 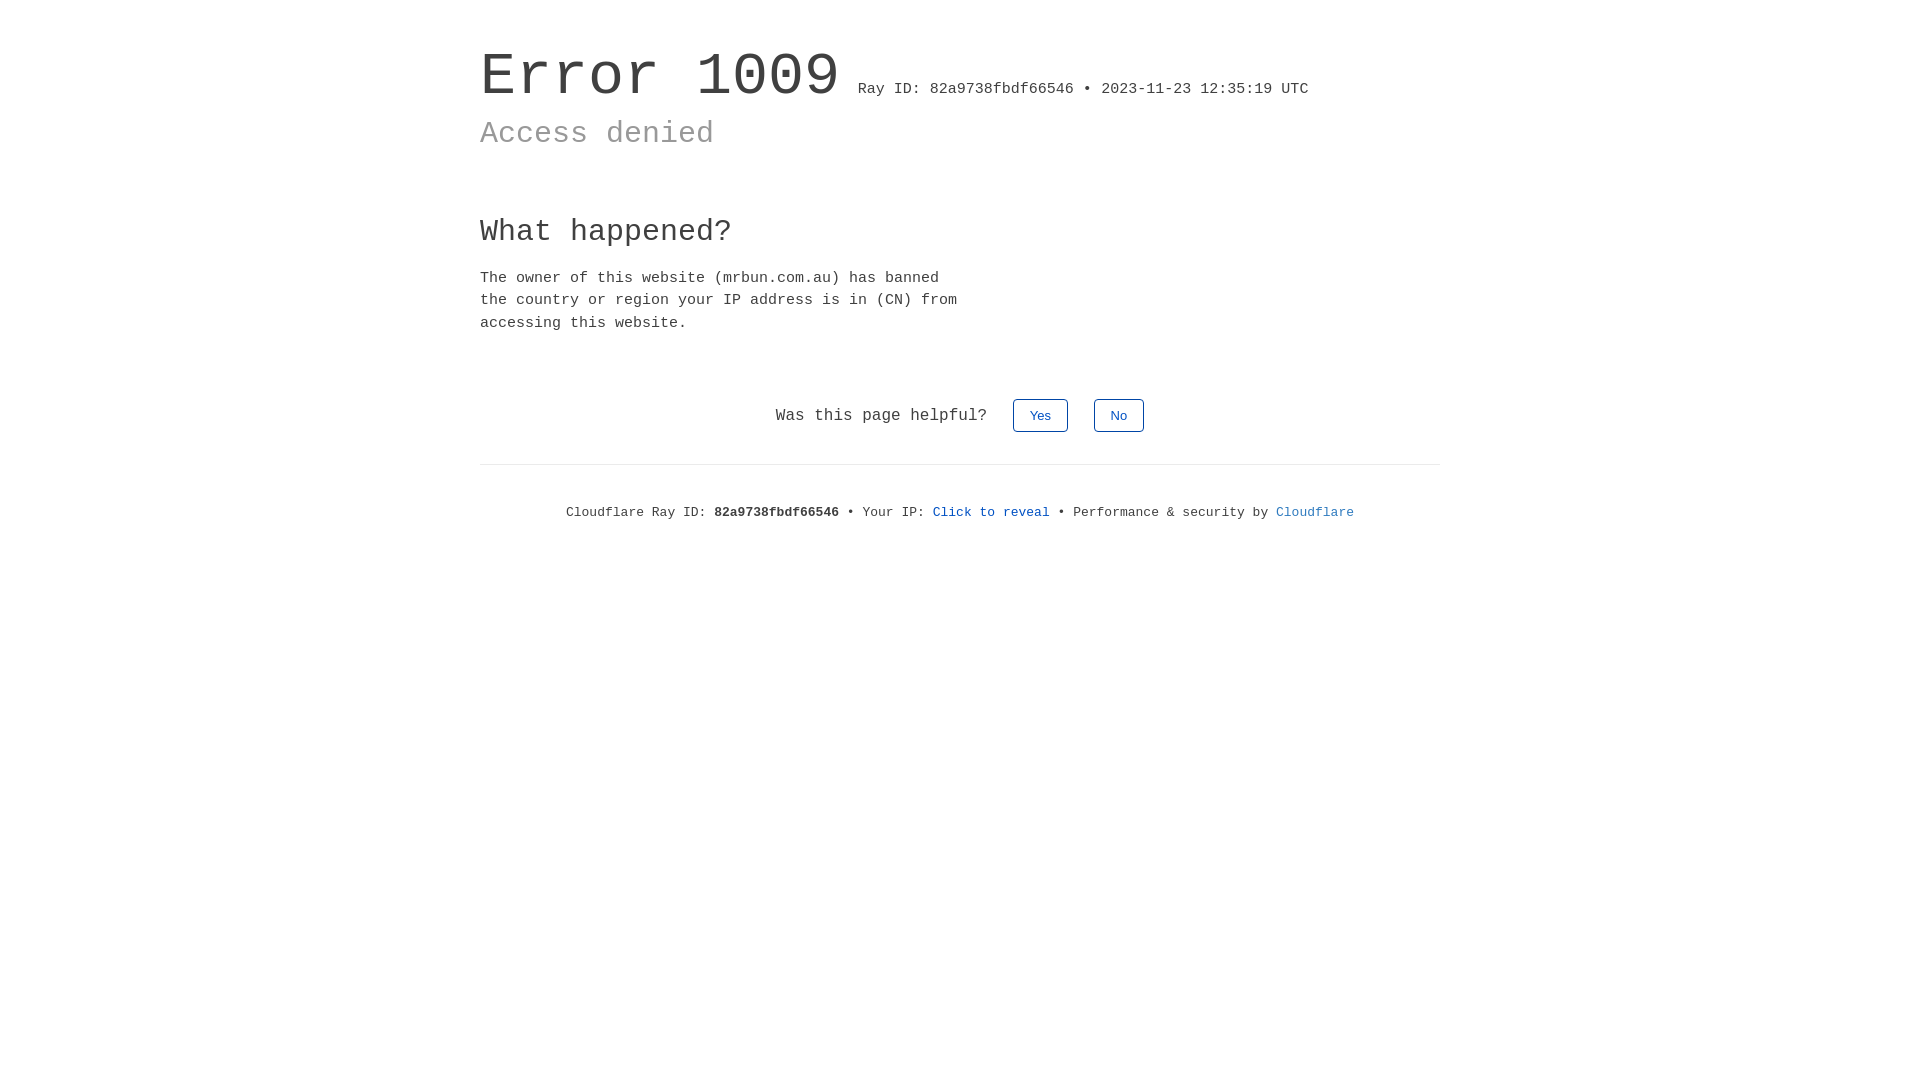 What do you see at coordinates (1315, 511) in the screenshot?
I see `'Cloudflare'` at bounding box center [1315, 511].